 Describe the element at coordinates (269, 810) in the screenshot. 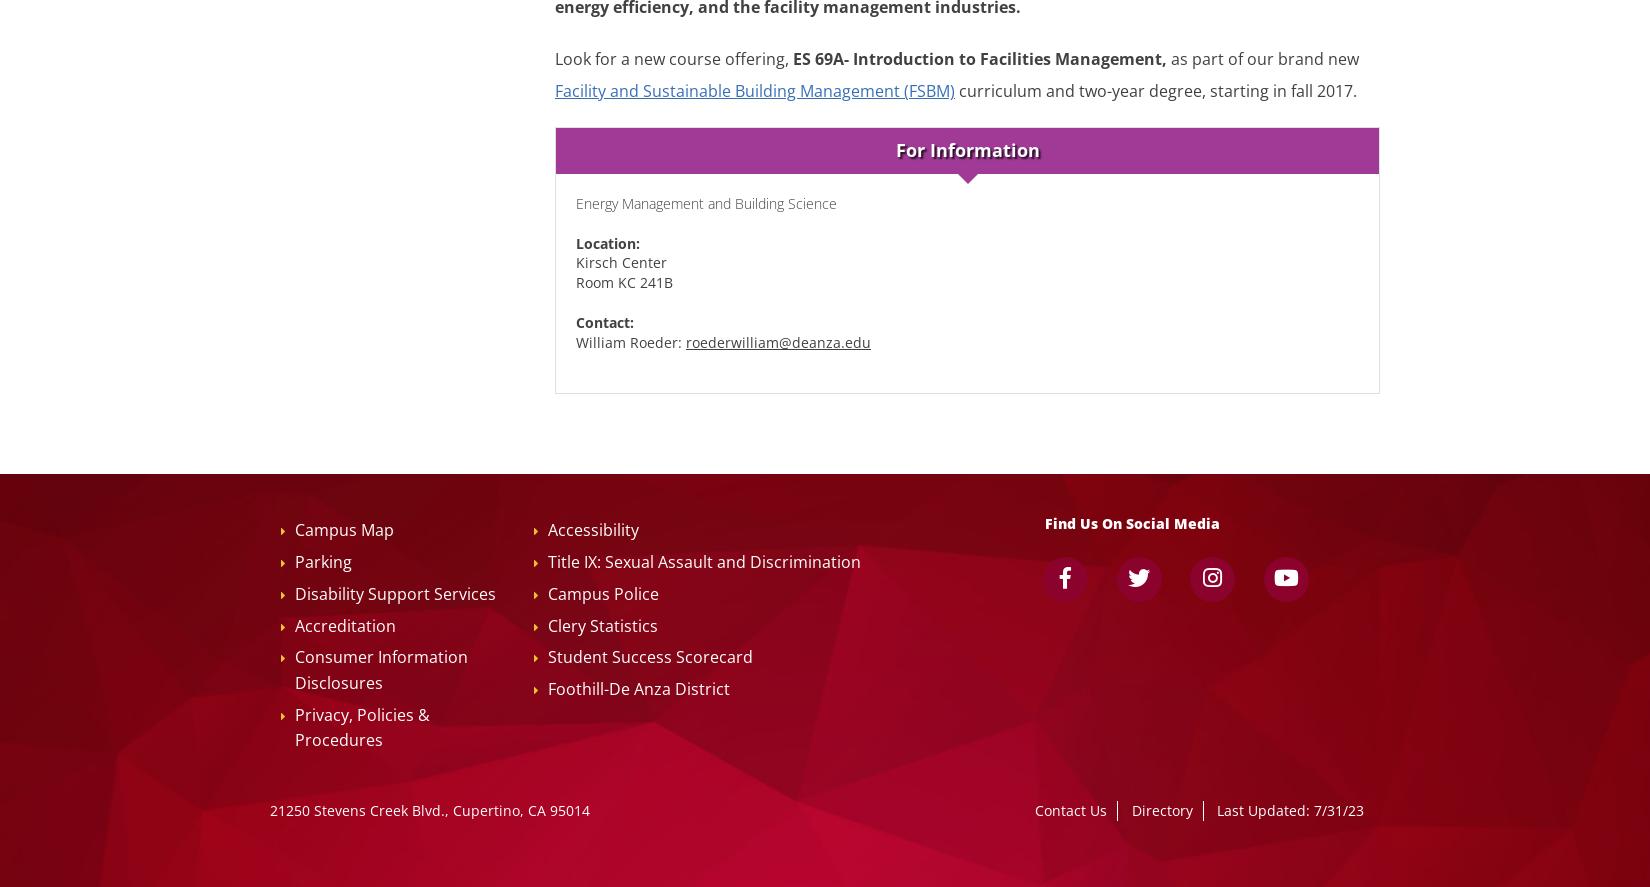

I see `'21250 Stevens Creek Blvd., Cupertino, CA 95014'` at that location.